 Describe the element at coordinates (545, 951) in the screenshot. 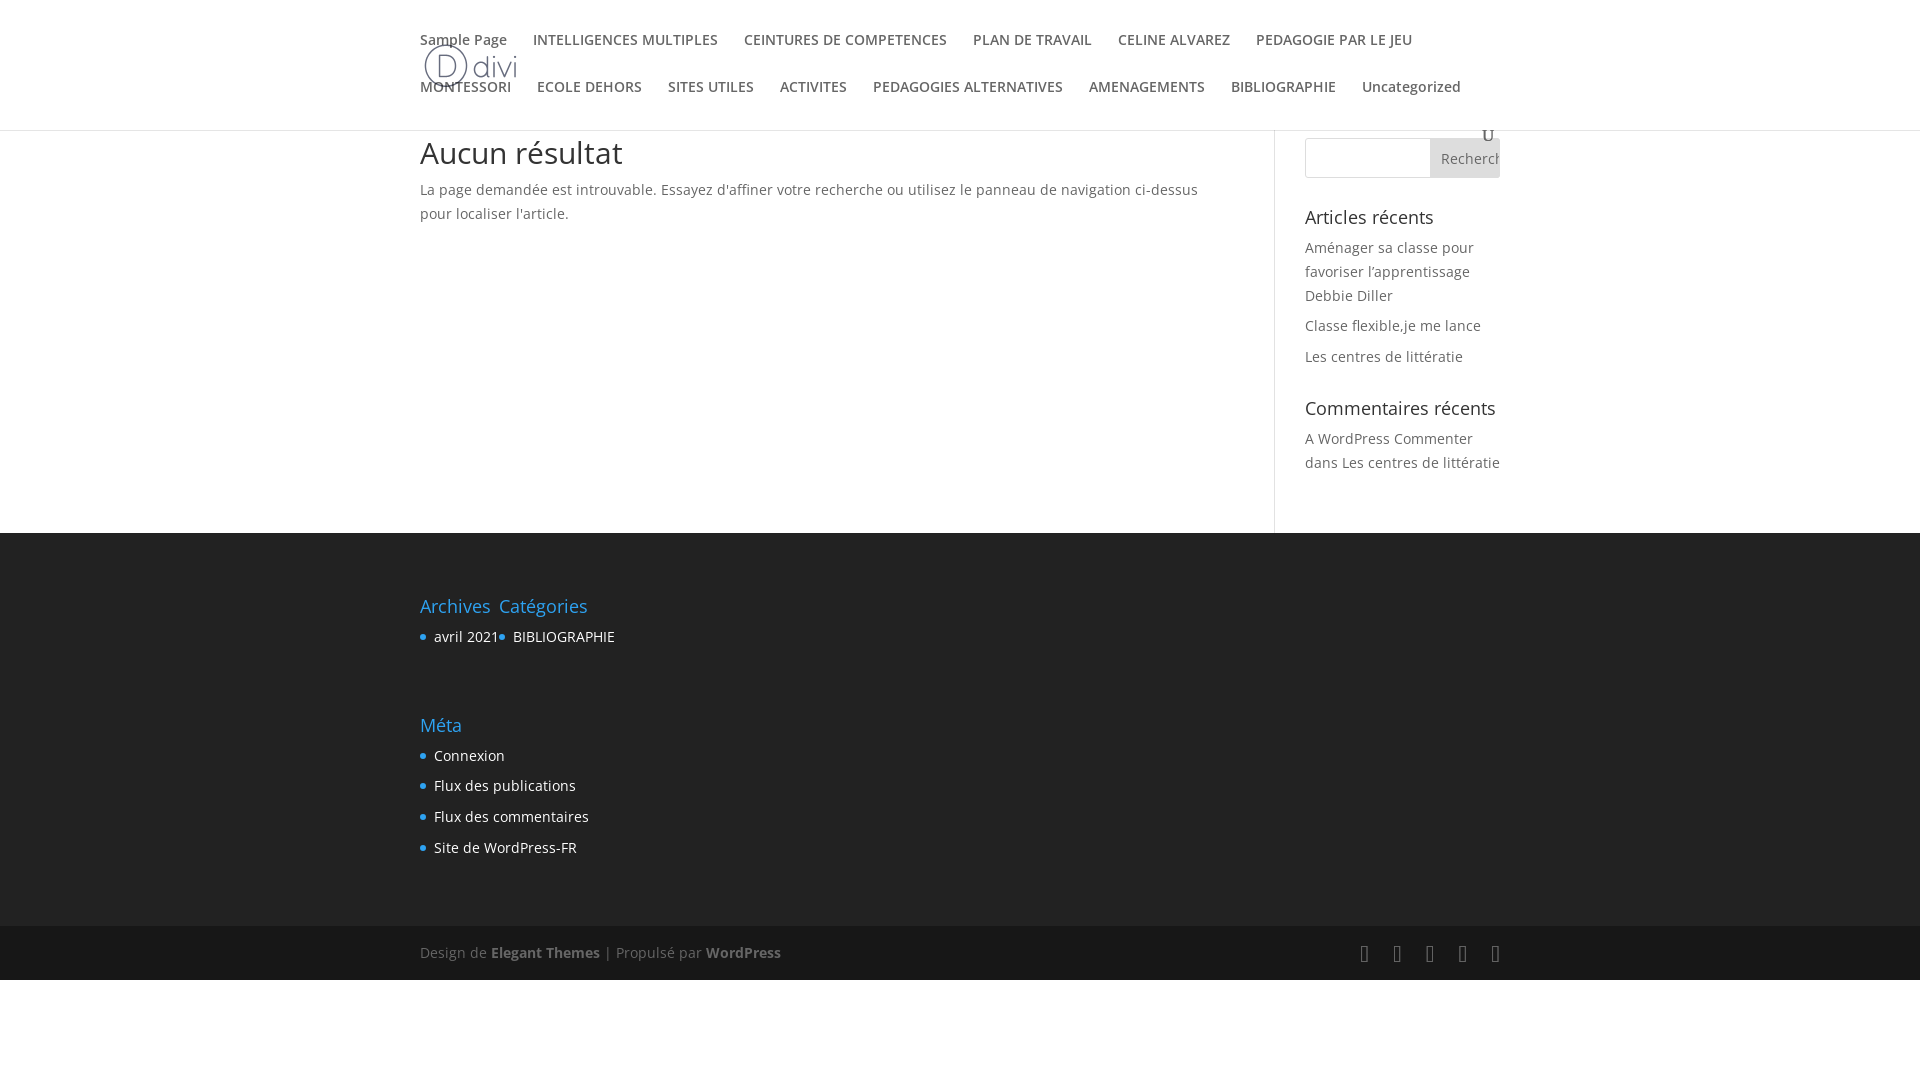

I see `'Elegant Themes'` at that location.